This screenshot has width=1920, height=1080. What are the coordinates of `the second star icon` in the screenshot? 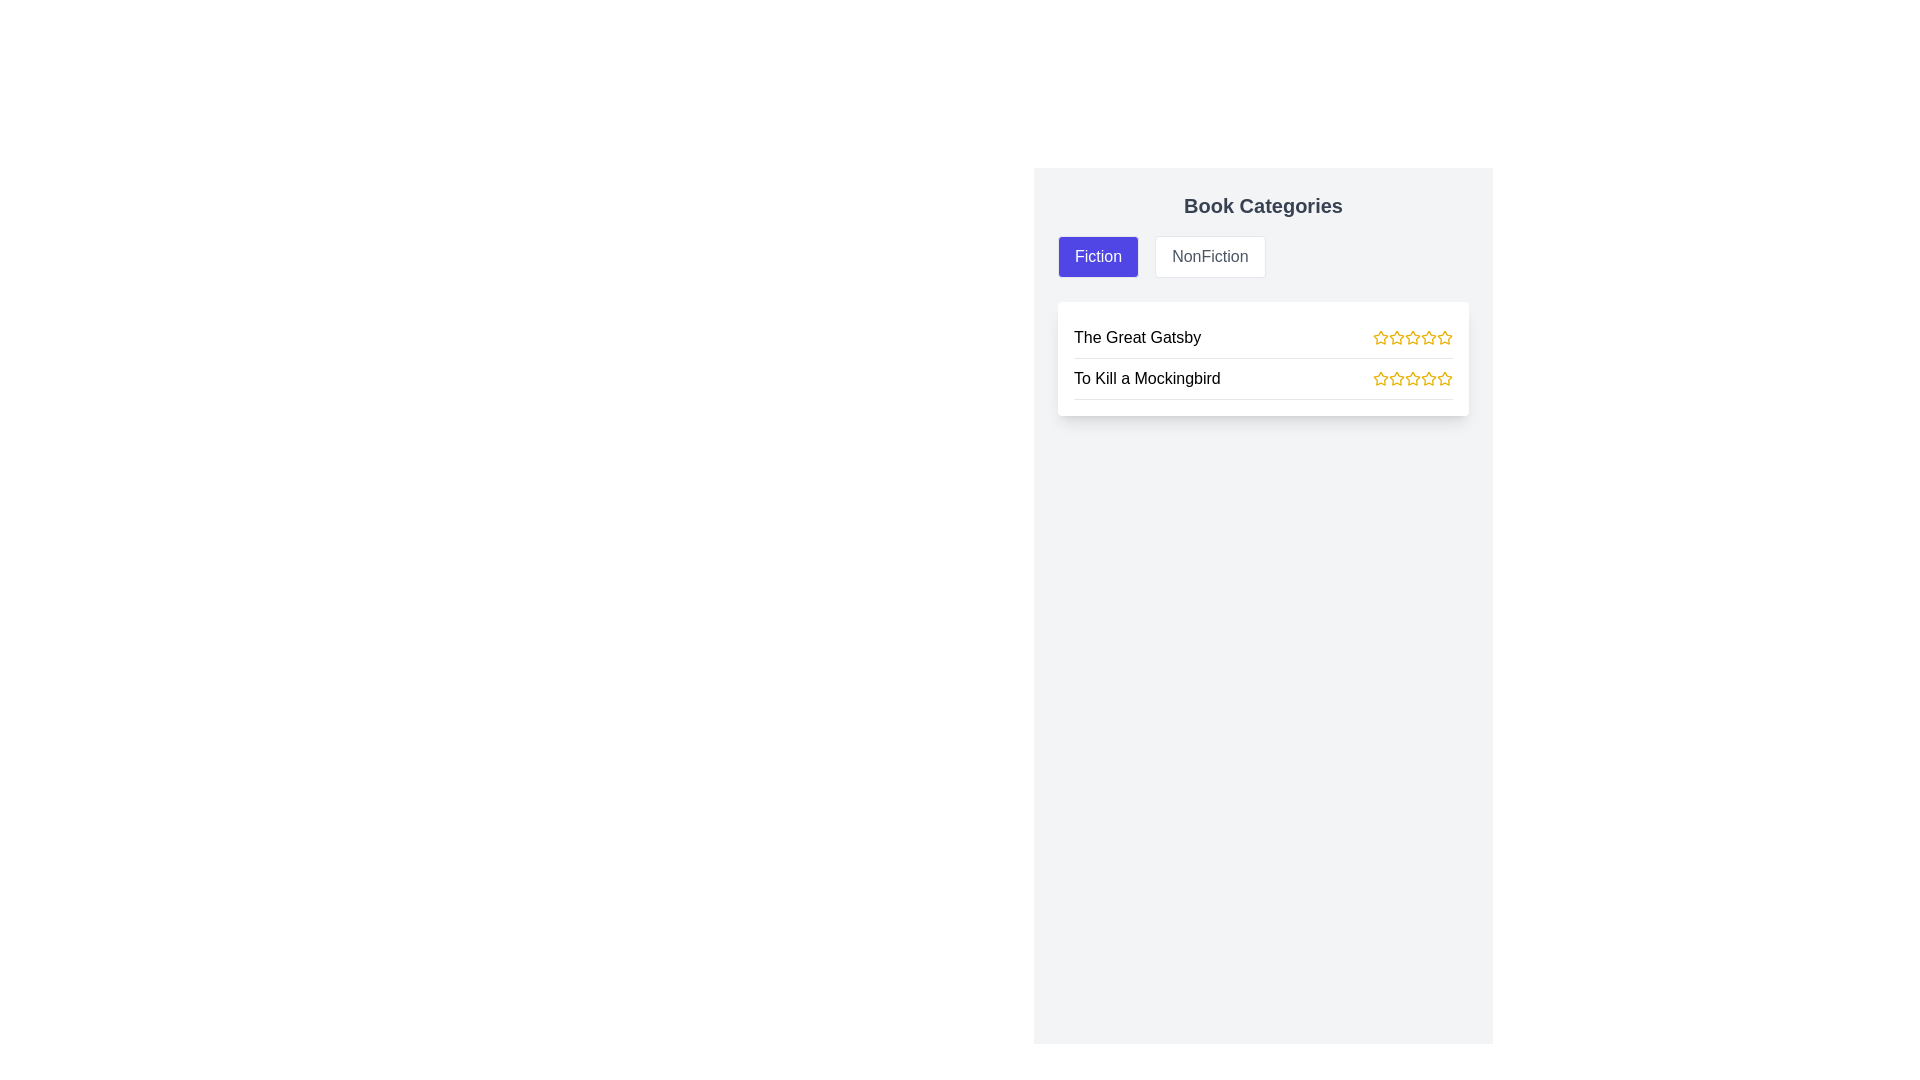 It's located at (1395, 378).